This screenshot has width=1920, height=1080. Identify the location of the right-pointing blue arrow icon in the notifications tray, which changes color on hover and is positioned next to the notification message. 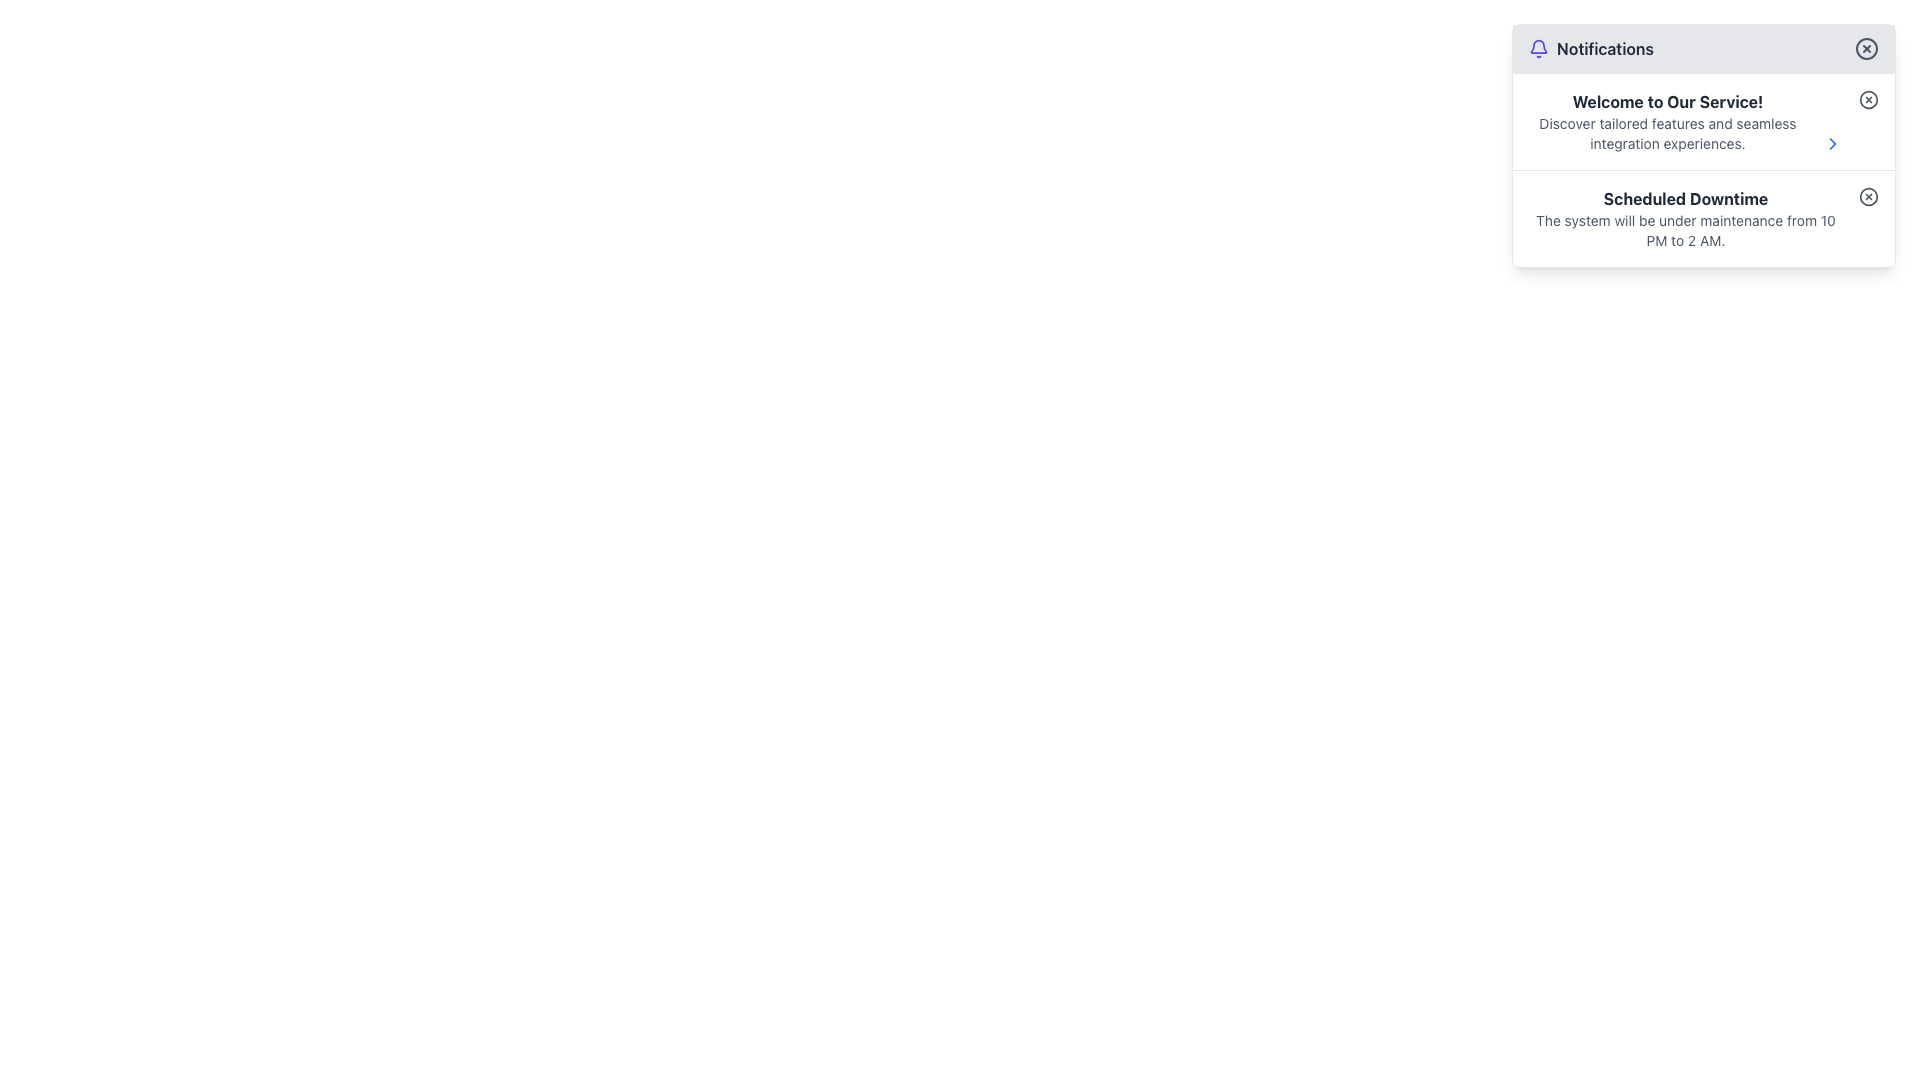
(1833, 142).